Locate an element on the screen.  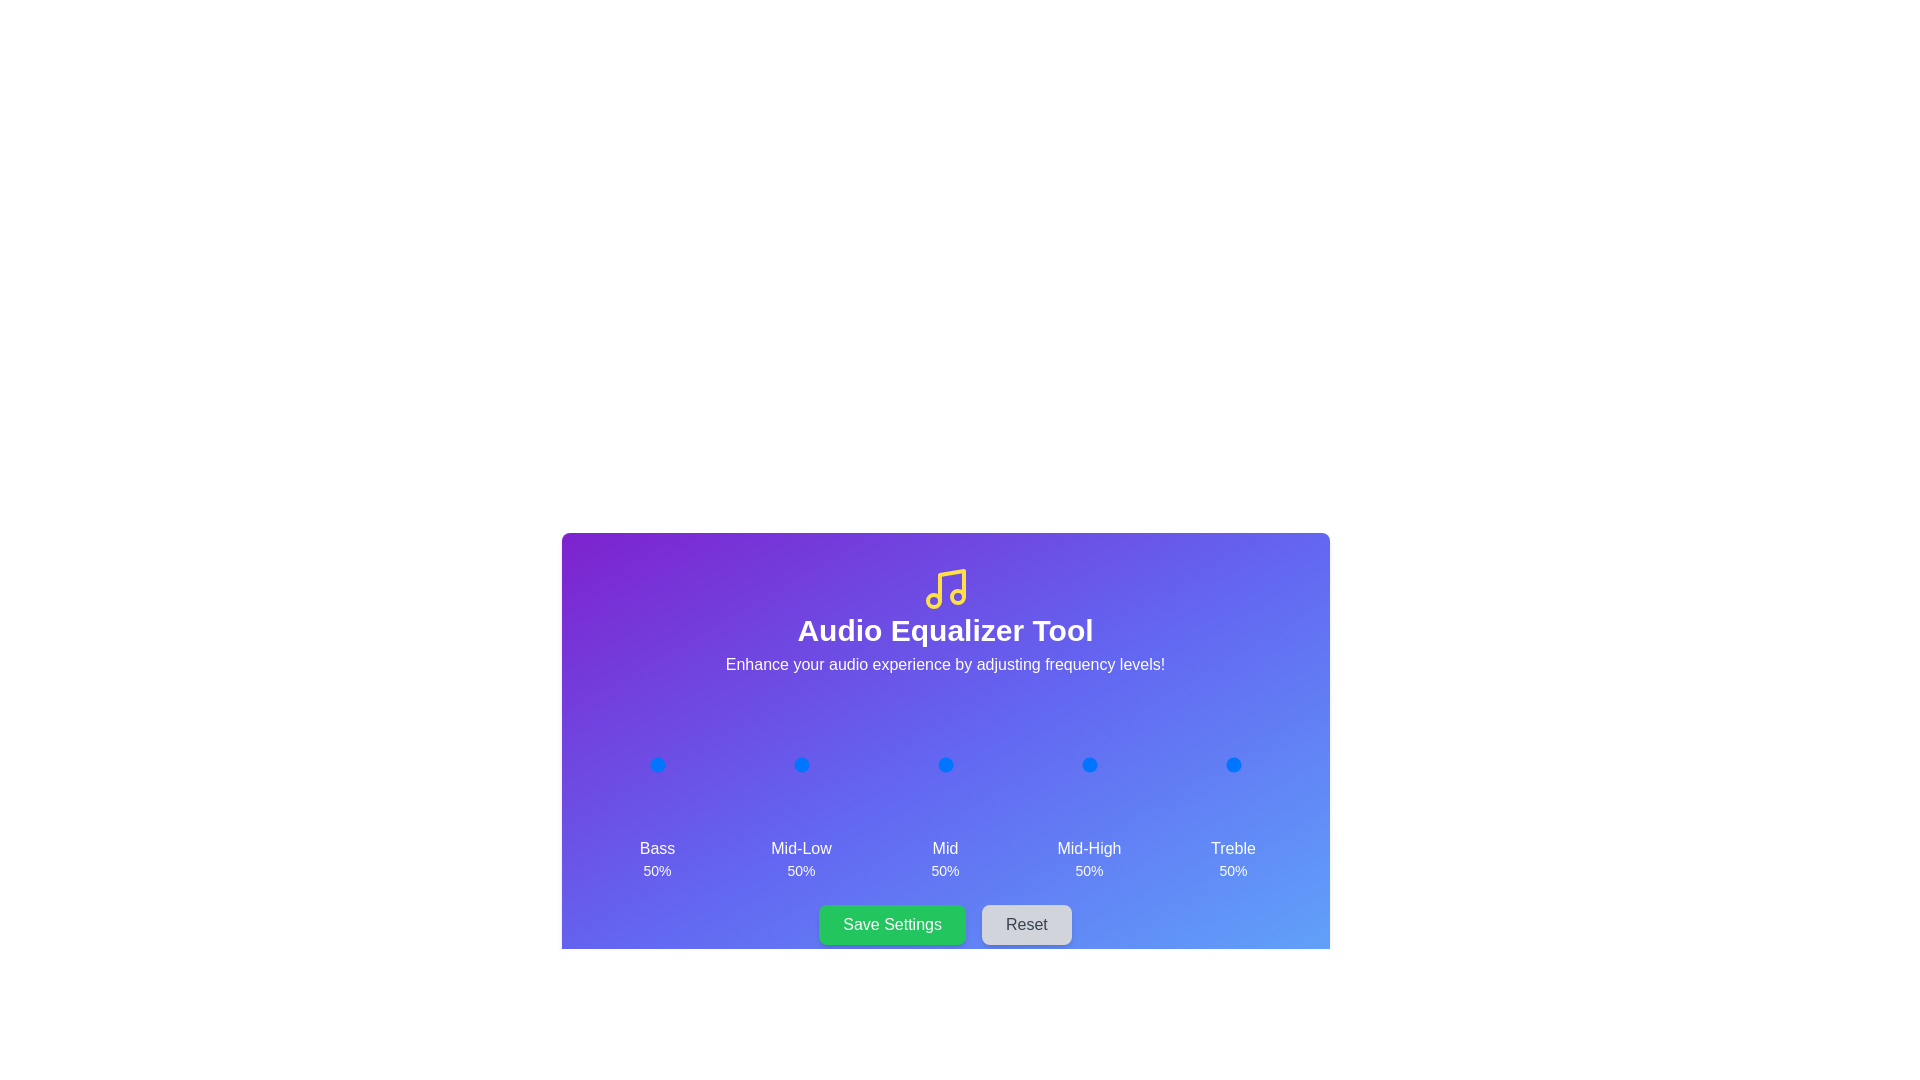
the 1 slider to 62% is located at coordinates (809, 764).